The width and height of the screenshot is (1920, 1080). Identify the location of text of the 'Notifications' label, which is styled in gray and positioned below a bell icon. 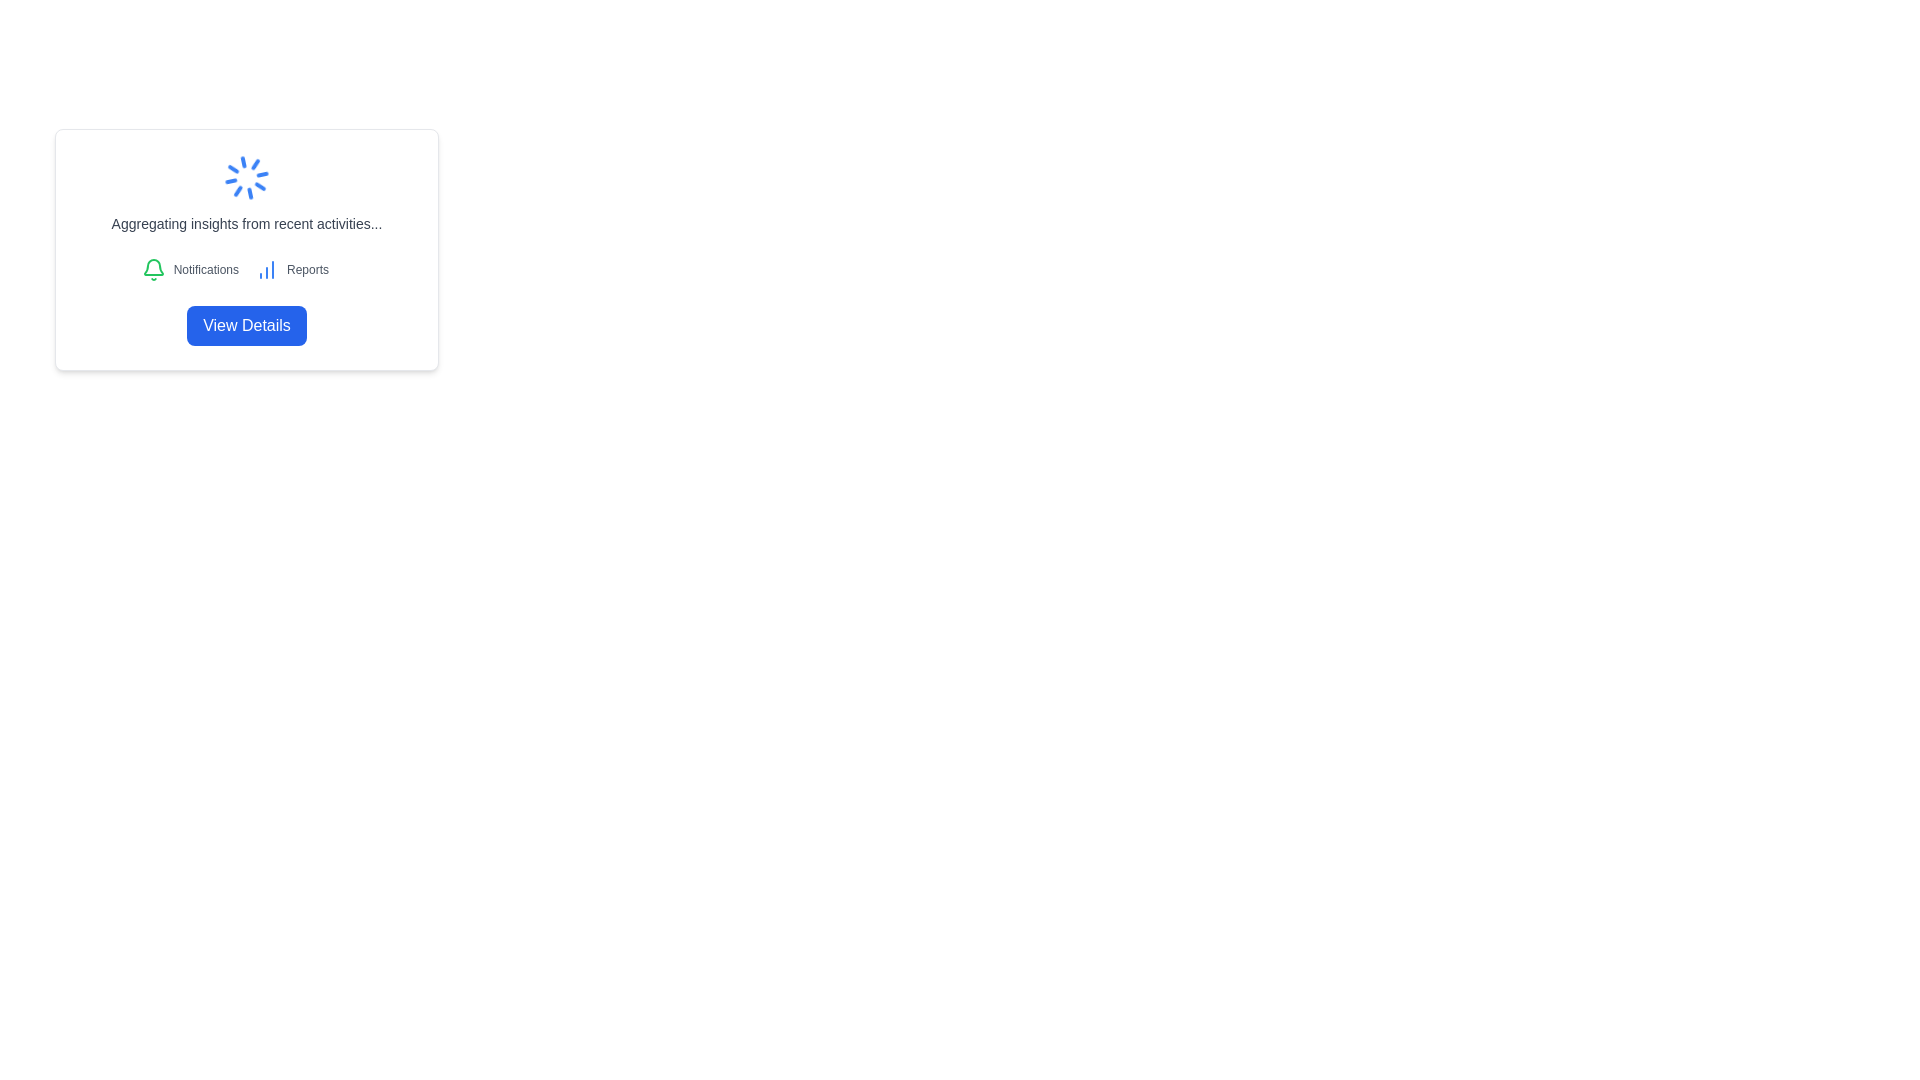
(206, 270).